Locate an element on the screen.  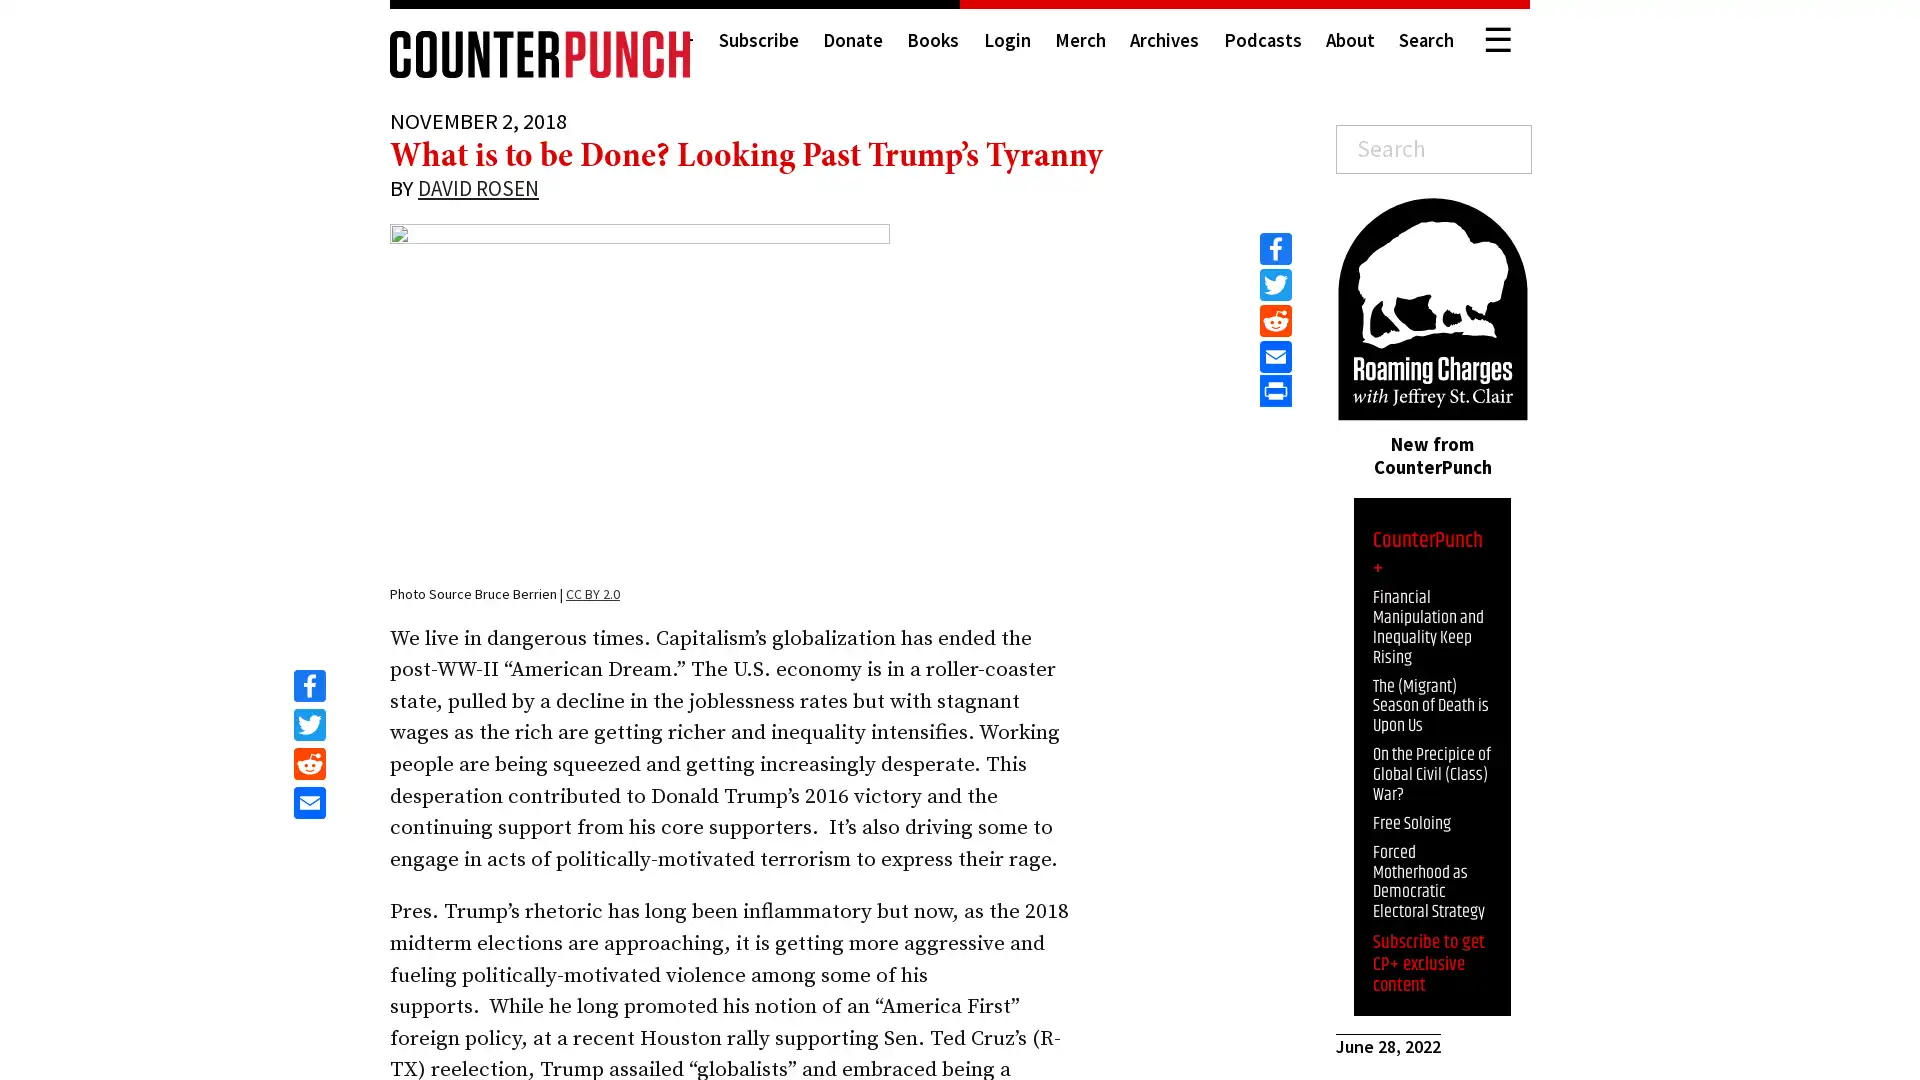
Sign Up is located at coordinates (1749, 1036).